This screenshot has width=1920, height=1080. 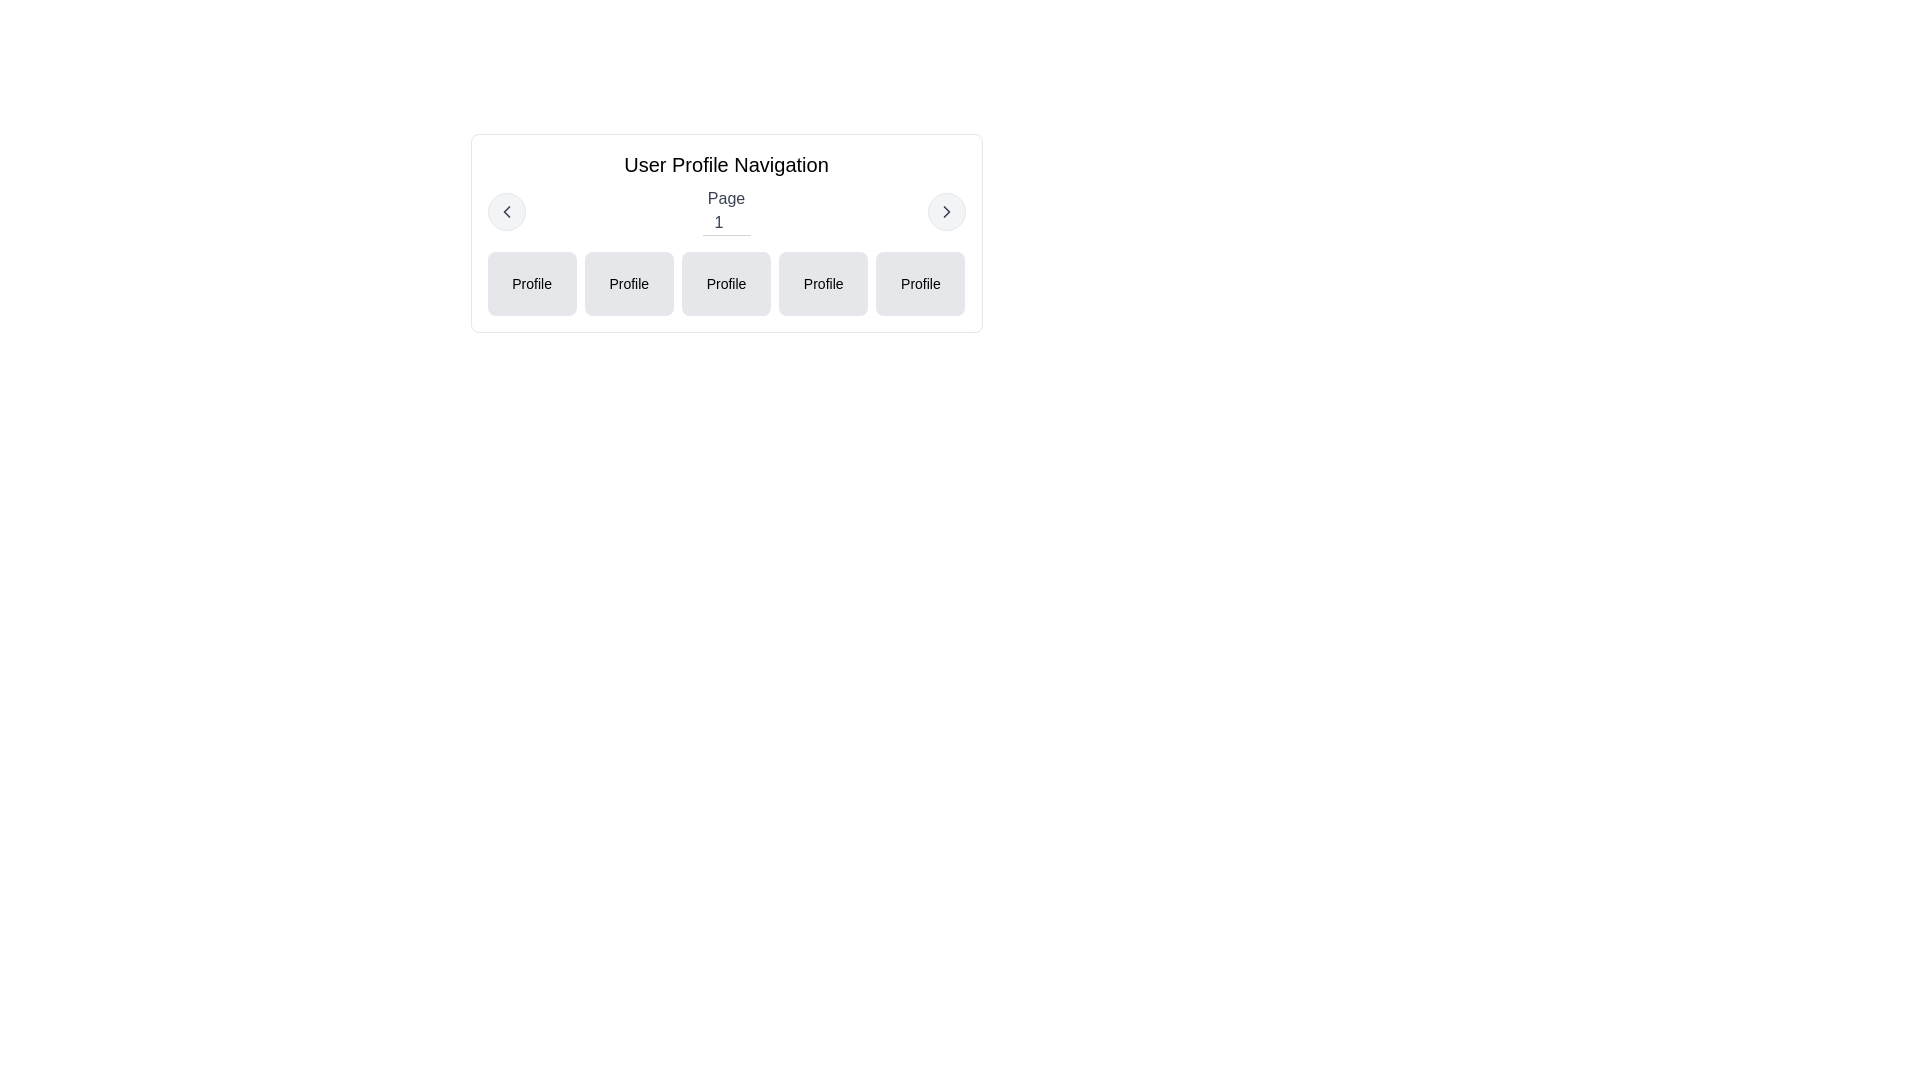 I want to click on the text label indicating 'Profile' at the top of the navigation panel, which serves as the title for user profile navigation, so click(x=725, y=164).